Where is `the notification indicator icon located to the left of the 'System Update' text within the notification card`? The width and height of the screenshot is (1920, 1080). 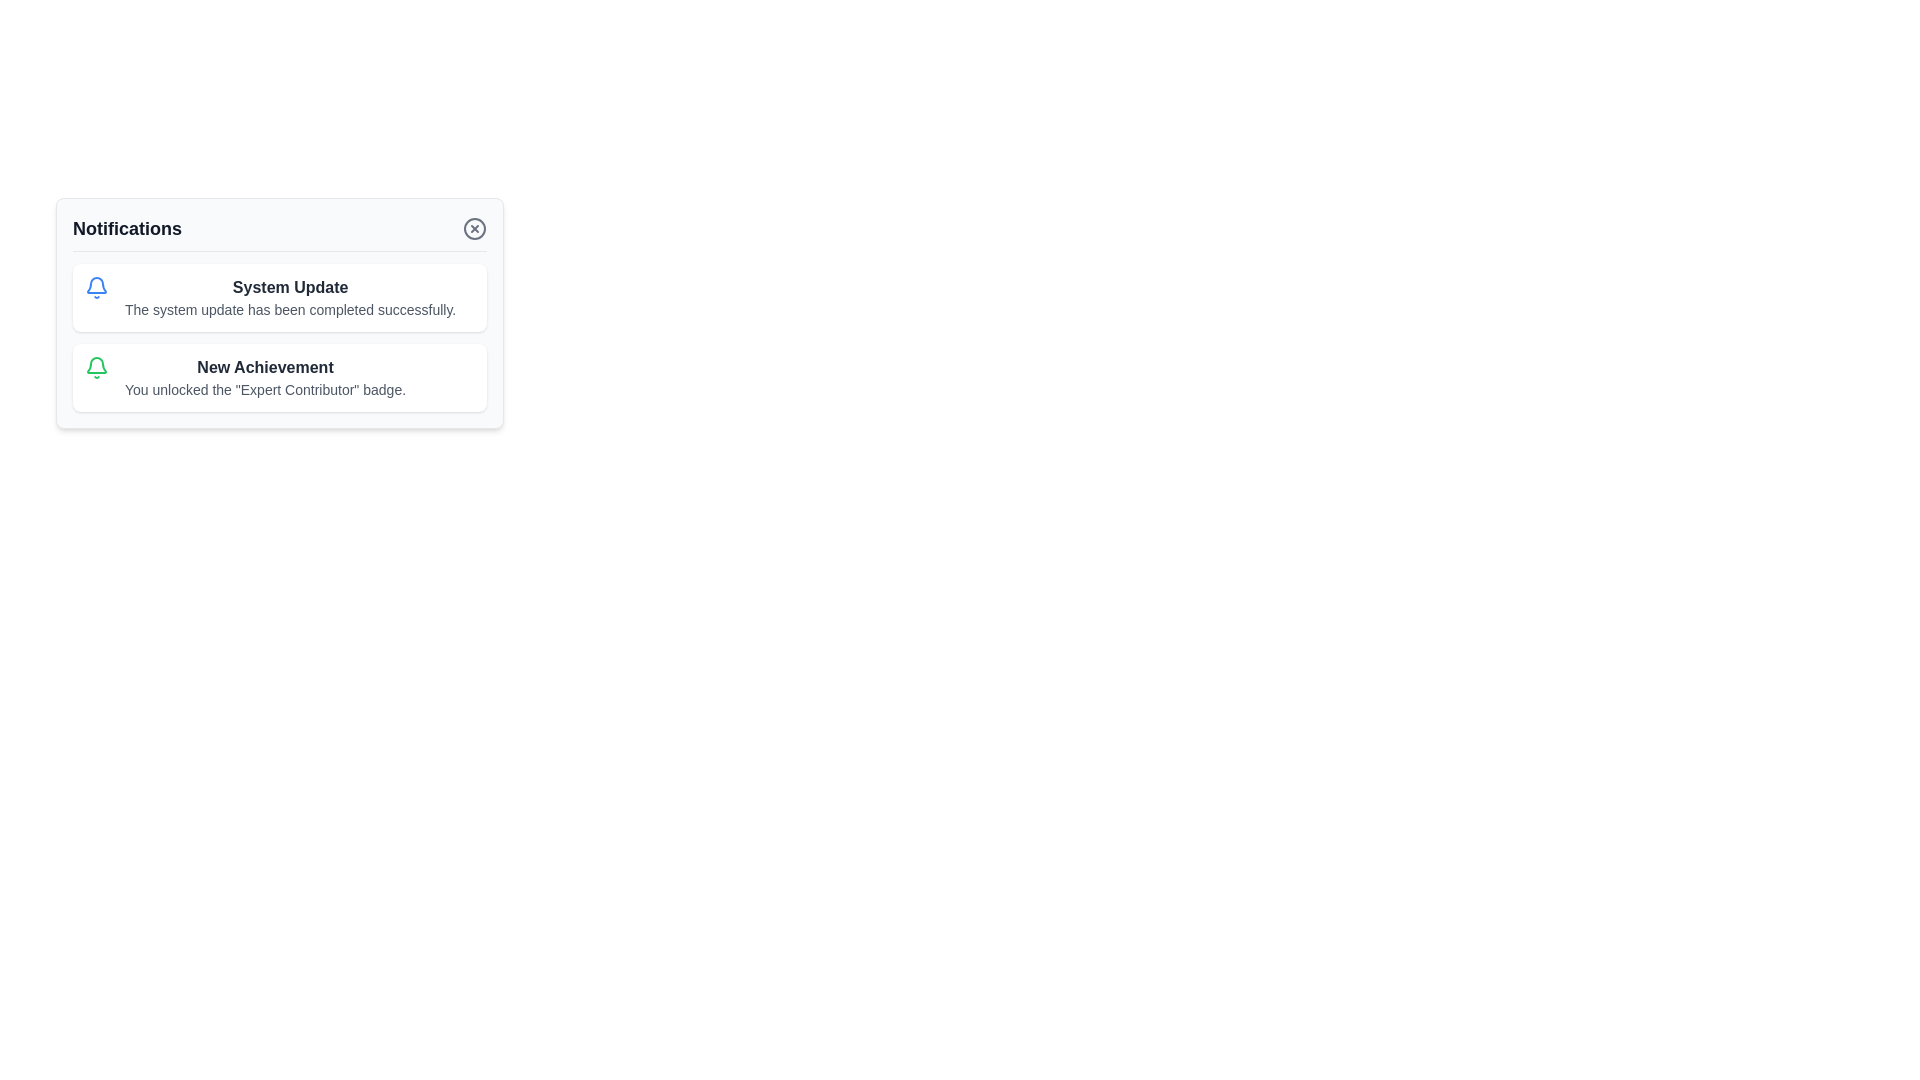
the notification indicator icon located to the left of the 'System Update' text within the notification card is located at coordinates (95, 288).